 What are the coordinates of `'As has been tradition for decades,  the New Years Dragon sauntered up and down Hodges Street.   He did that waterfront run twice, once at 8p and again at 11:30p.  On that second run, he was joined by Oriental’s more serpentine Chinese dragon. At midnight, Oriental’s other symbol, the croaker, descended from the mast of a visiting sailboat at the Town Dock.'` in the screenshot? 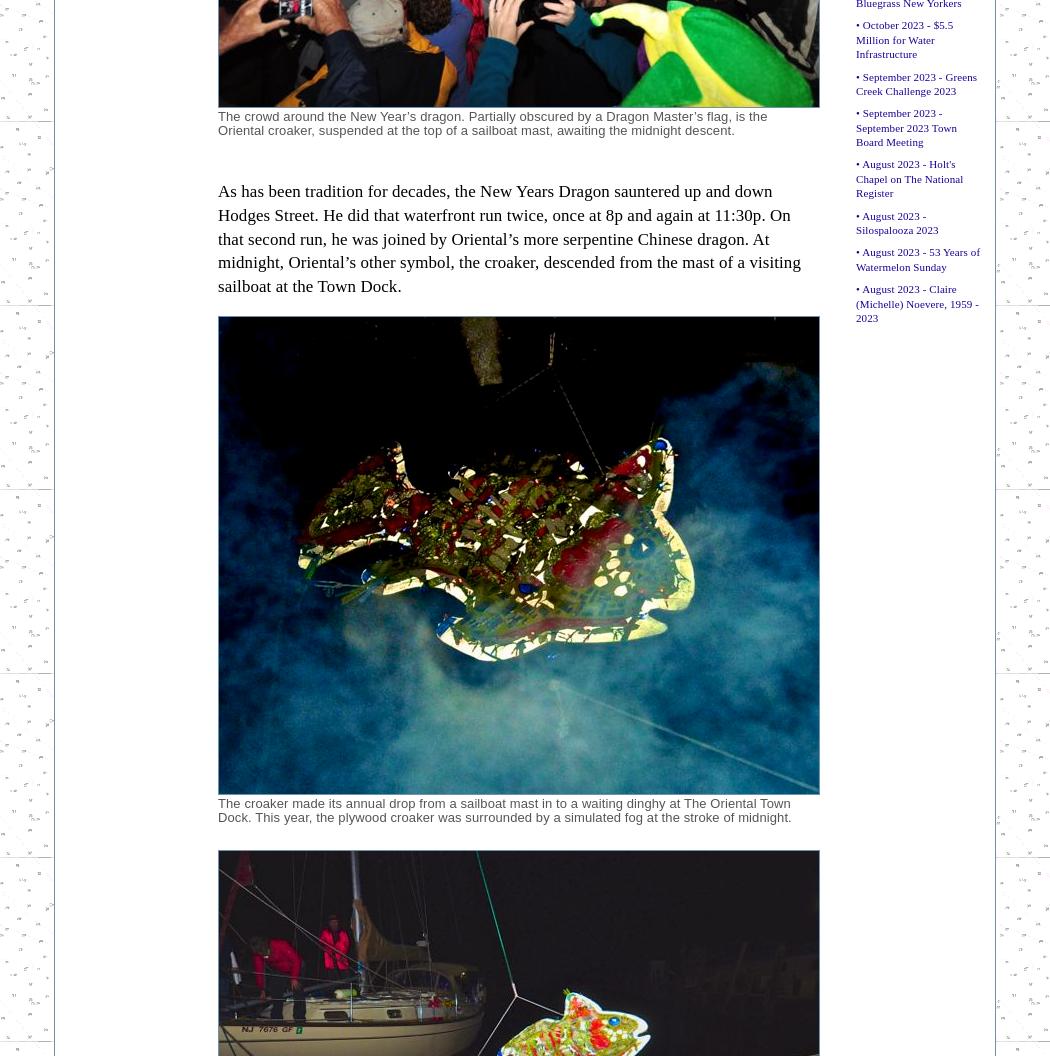 It's located at (508, 237).